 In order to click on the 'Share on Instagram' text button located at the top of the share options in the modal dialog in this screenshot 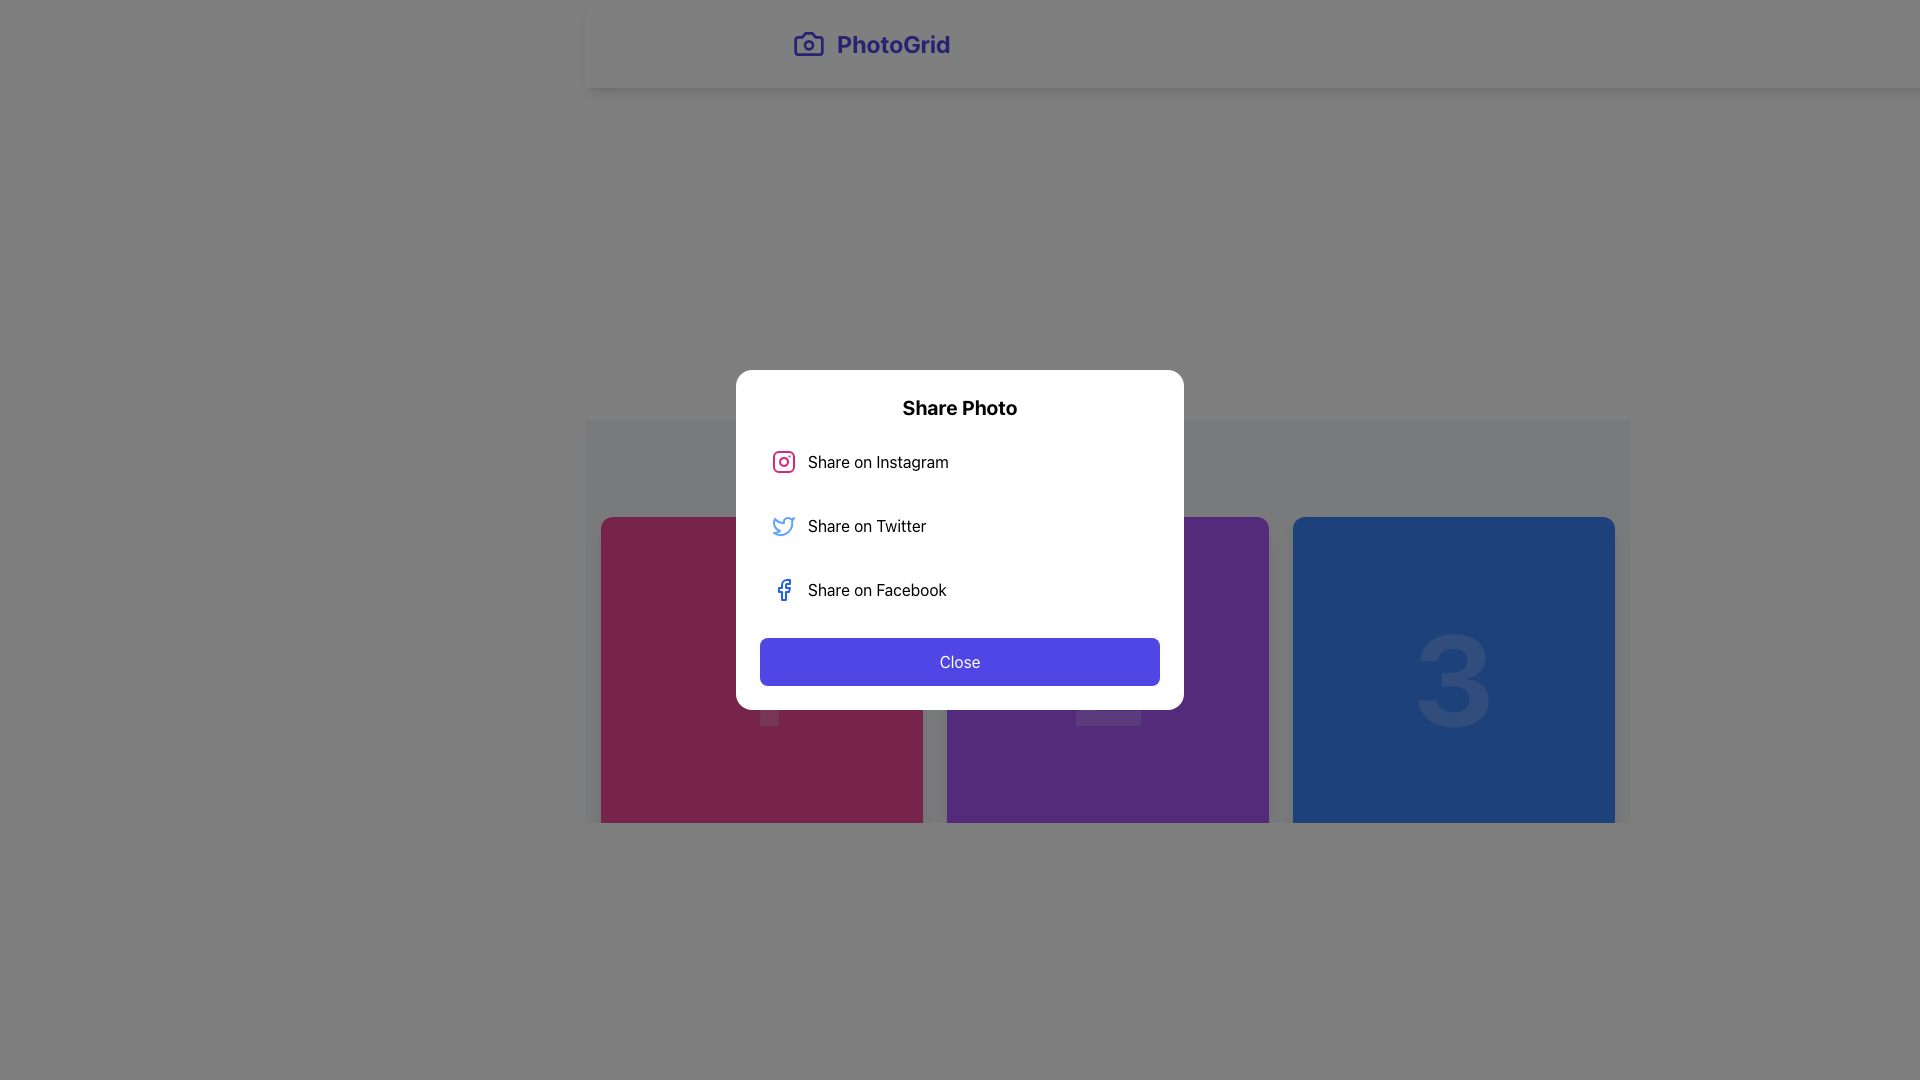, I will do `click(878, 462)`.